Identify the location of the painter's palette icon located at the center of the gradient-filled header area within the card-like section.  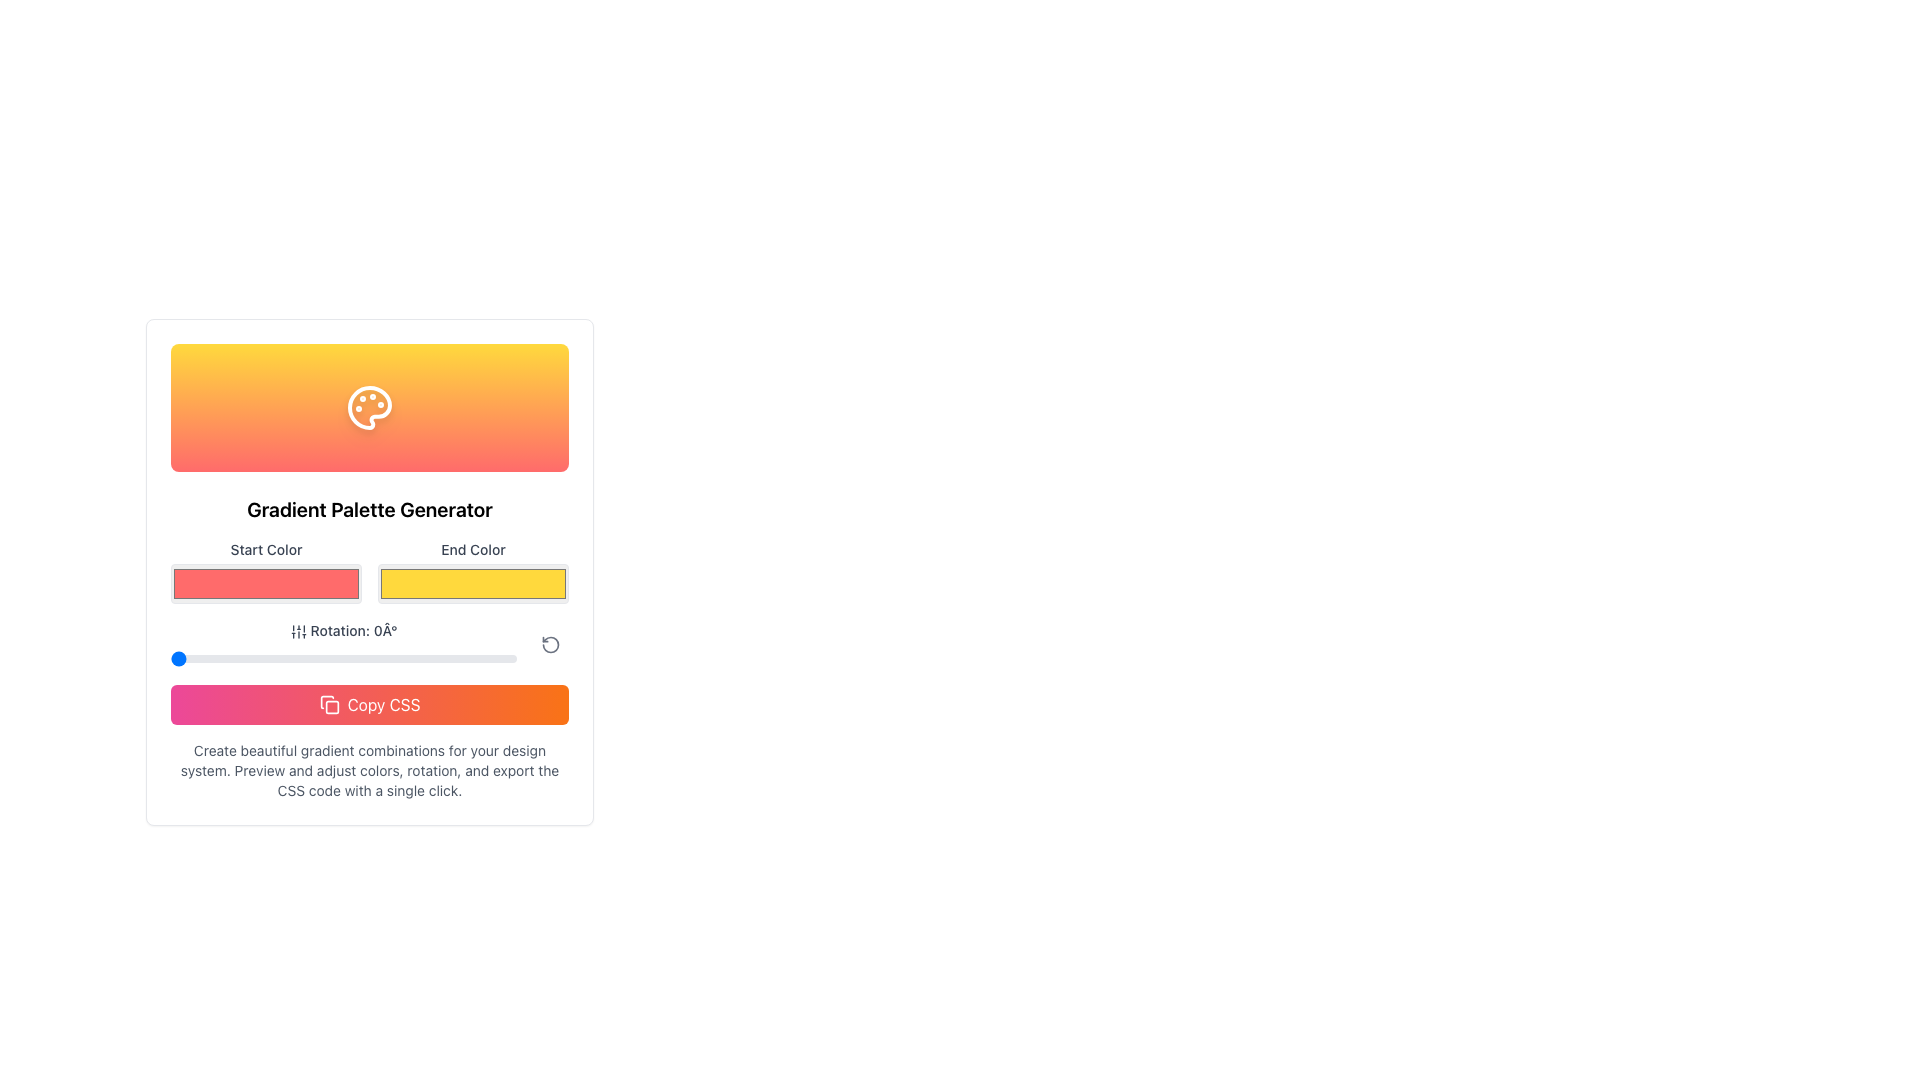
(369, 407).